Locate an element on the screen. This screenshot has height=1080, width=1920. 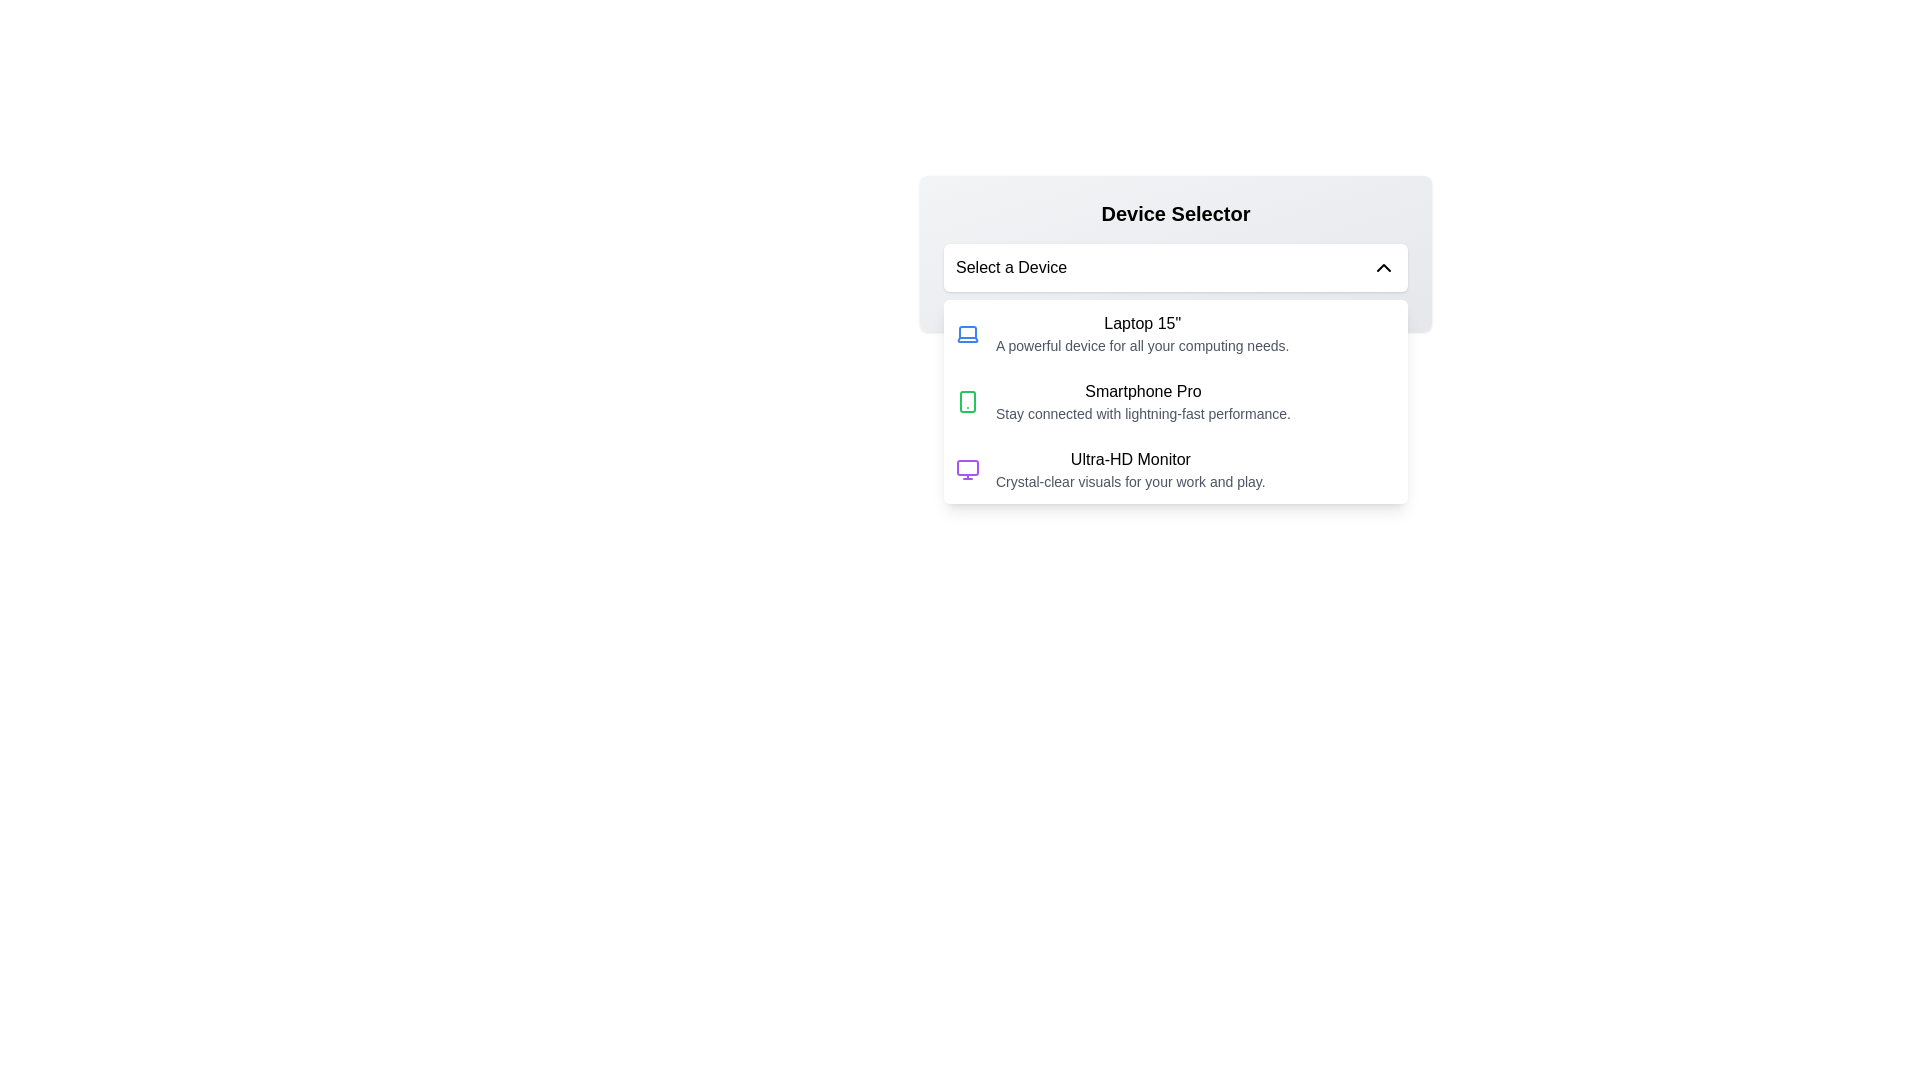
purple monitor icon located in the leftmost section of the Ultra-HD Monitor option in the device selection dropdown is located at coordinates (968, 470).